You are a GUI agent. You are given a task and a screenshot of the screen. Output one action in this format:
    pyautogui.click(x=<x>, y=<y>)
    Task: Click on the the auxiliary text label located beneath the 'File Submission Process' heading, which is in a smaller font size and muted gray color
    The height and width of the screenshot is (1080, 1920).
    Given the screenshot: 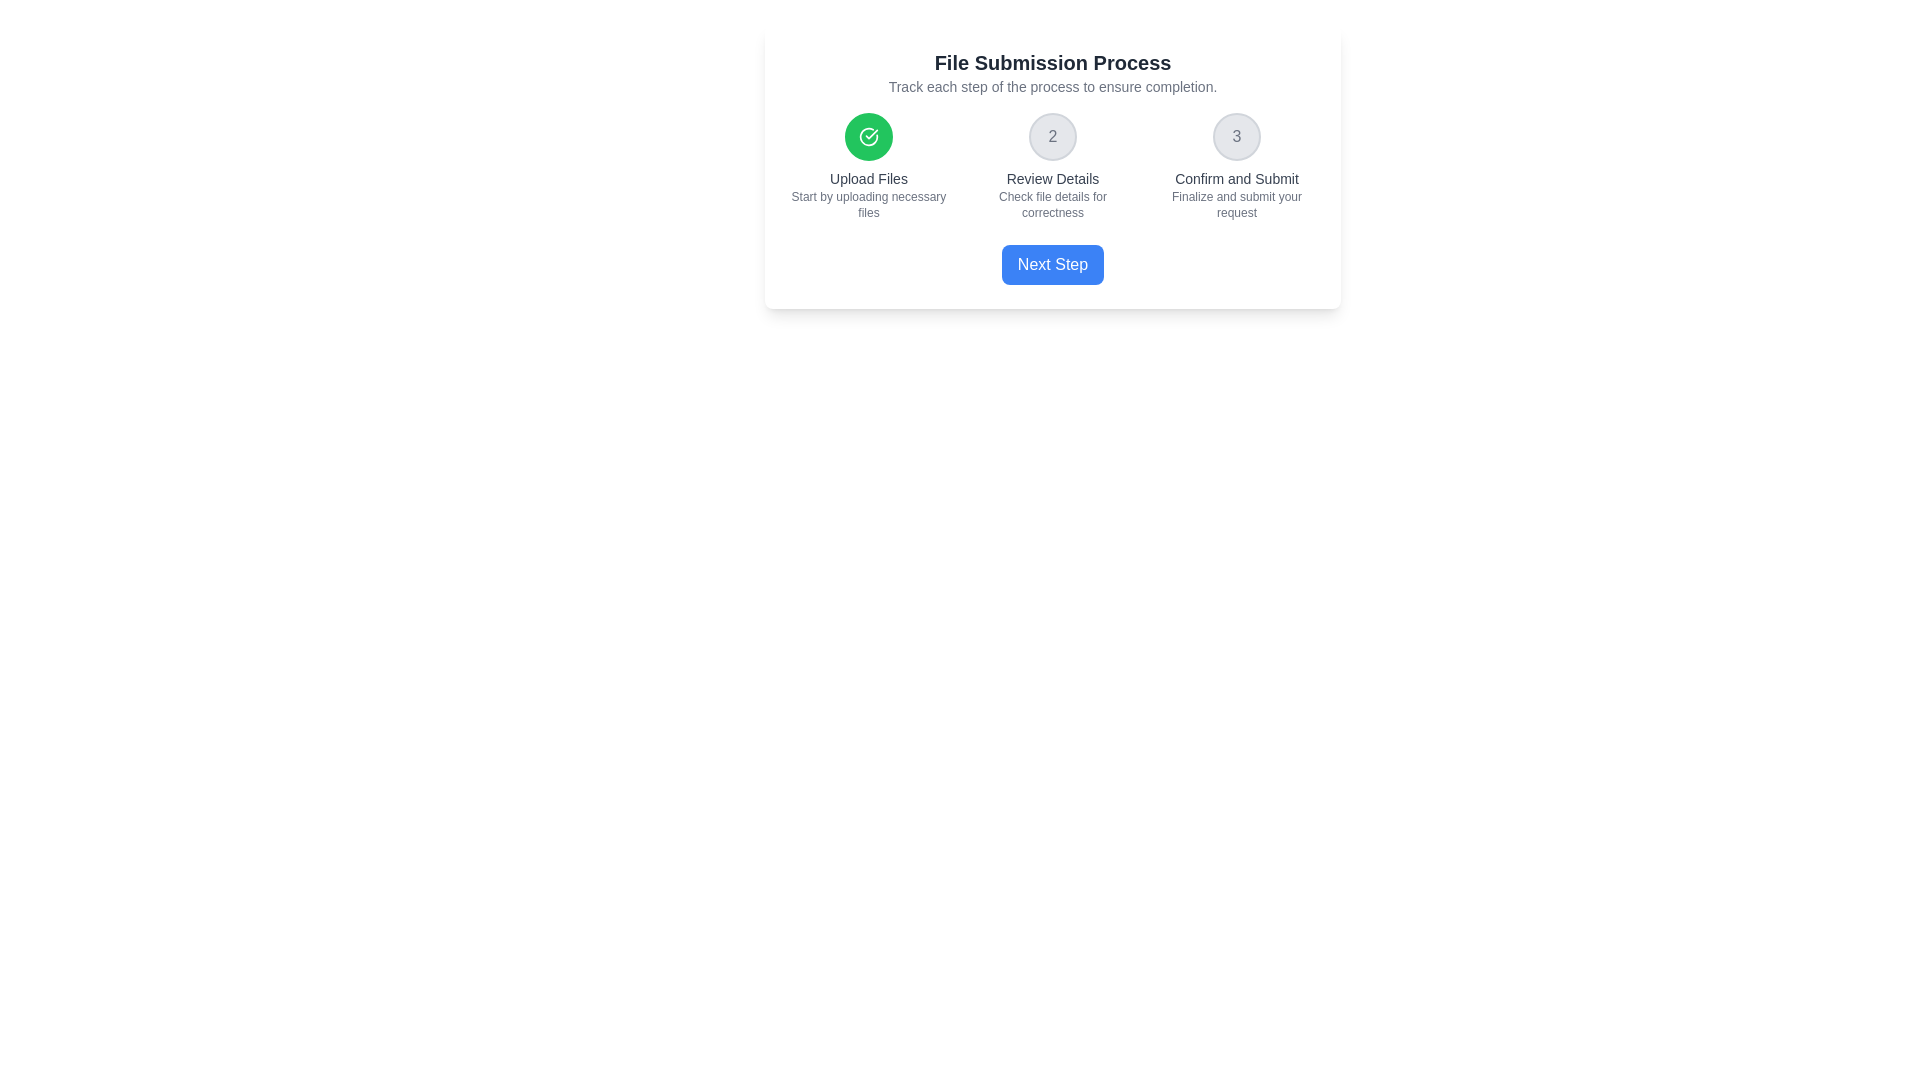 What is the action you would take?
    pyautogui.click(x=1051, y=86)
    